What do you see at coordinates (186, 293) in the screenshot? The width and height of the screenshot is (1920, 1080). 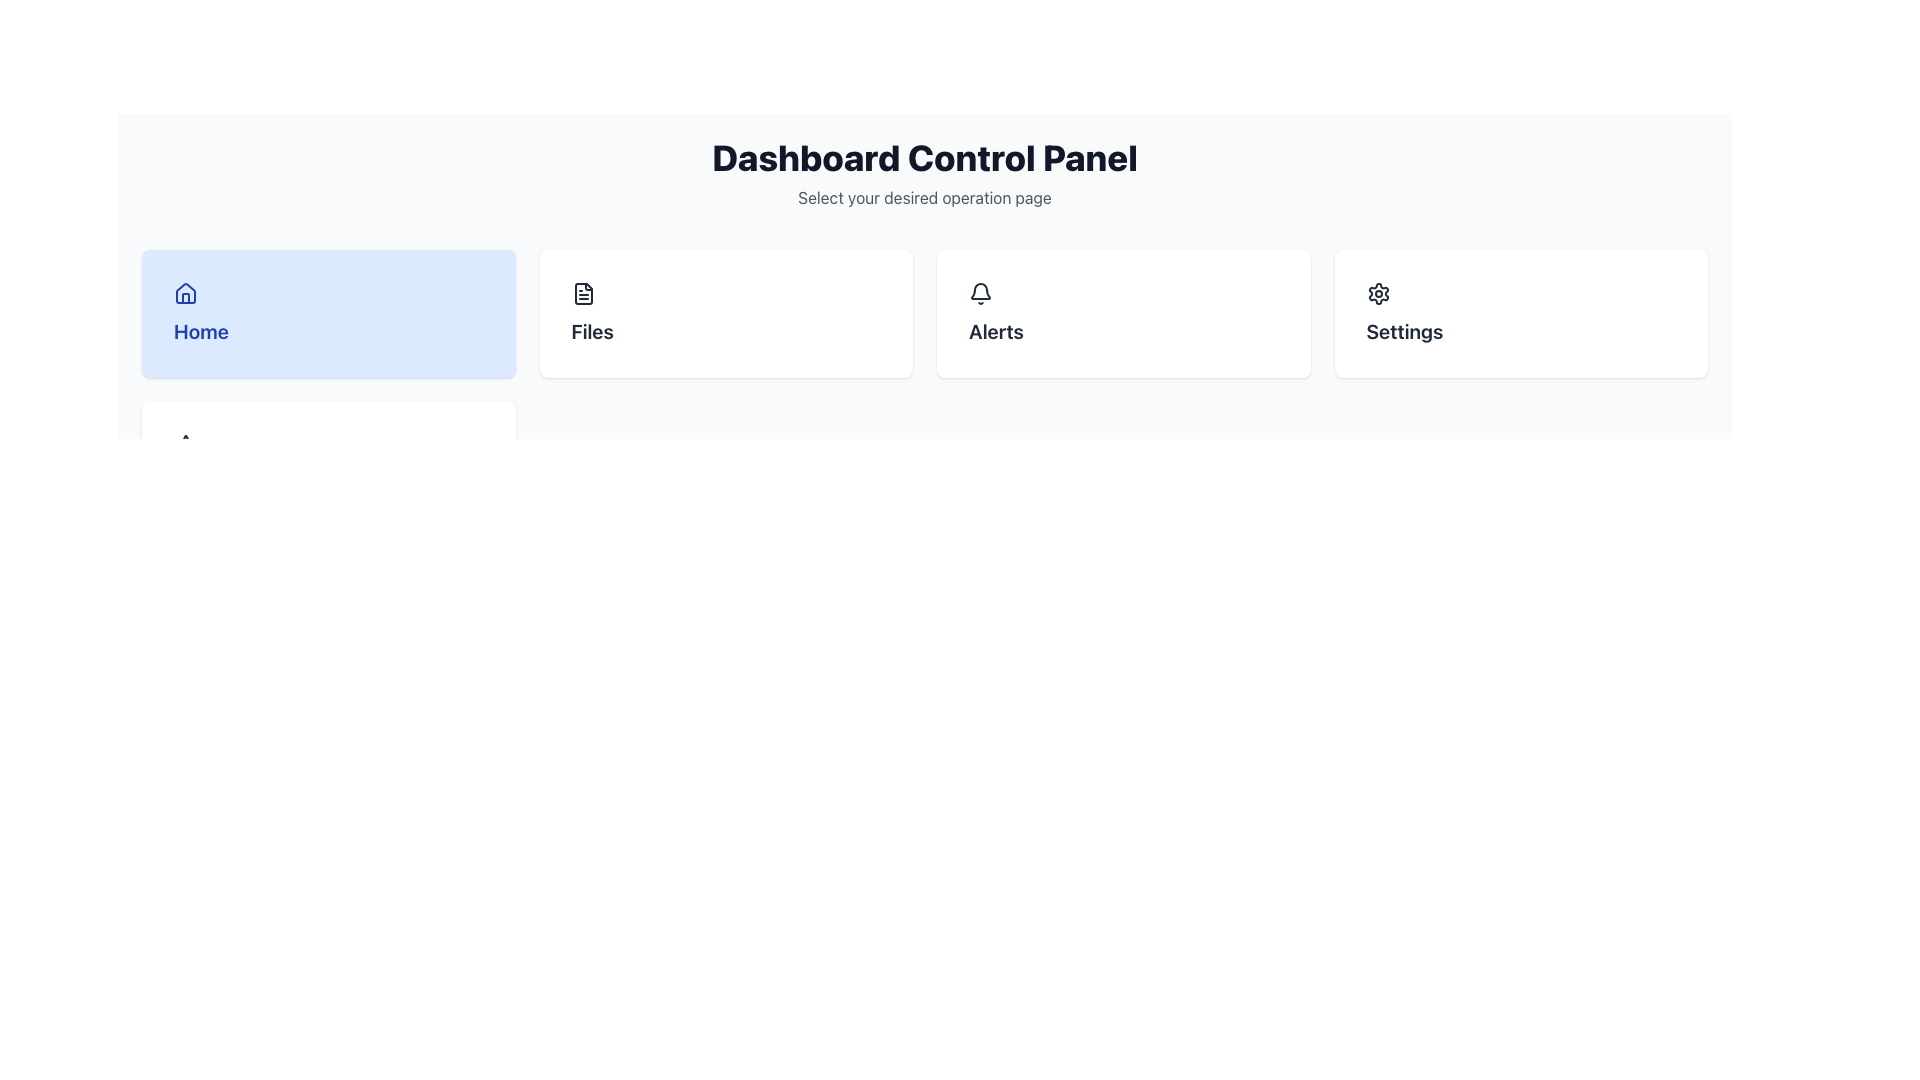 I see `the outer structure of the house icon, represented by the hollow outline of the house with a pitched roof located in the first box on the left of the top row of the dashboard layout` at bounding box center [186, 293].